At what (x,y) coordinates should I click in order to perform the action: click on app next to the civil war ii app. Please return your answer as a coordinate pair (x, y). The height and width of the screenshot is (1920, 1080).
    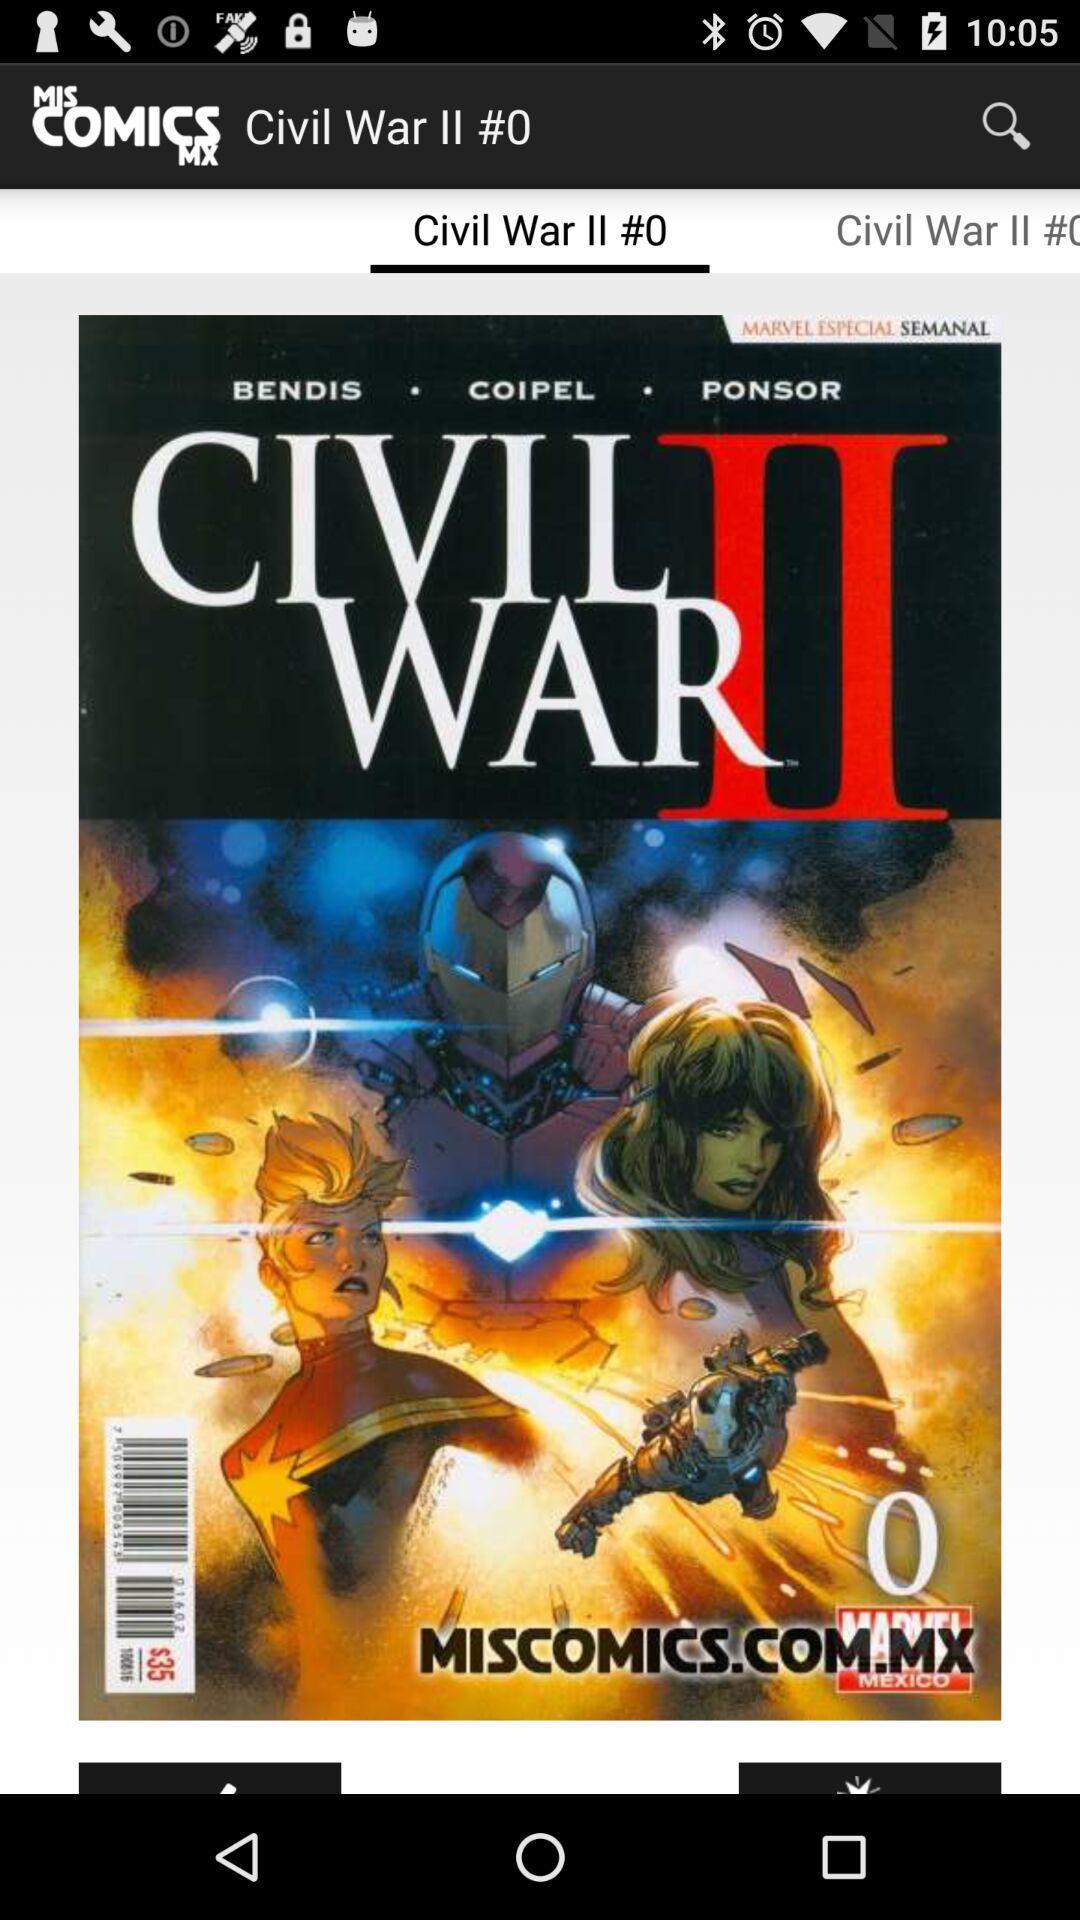
    Looking at the image, I should click on (1006, 124).